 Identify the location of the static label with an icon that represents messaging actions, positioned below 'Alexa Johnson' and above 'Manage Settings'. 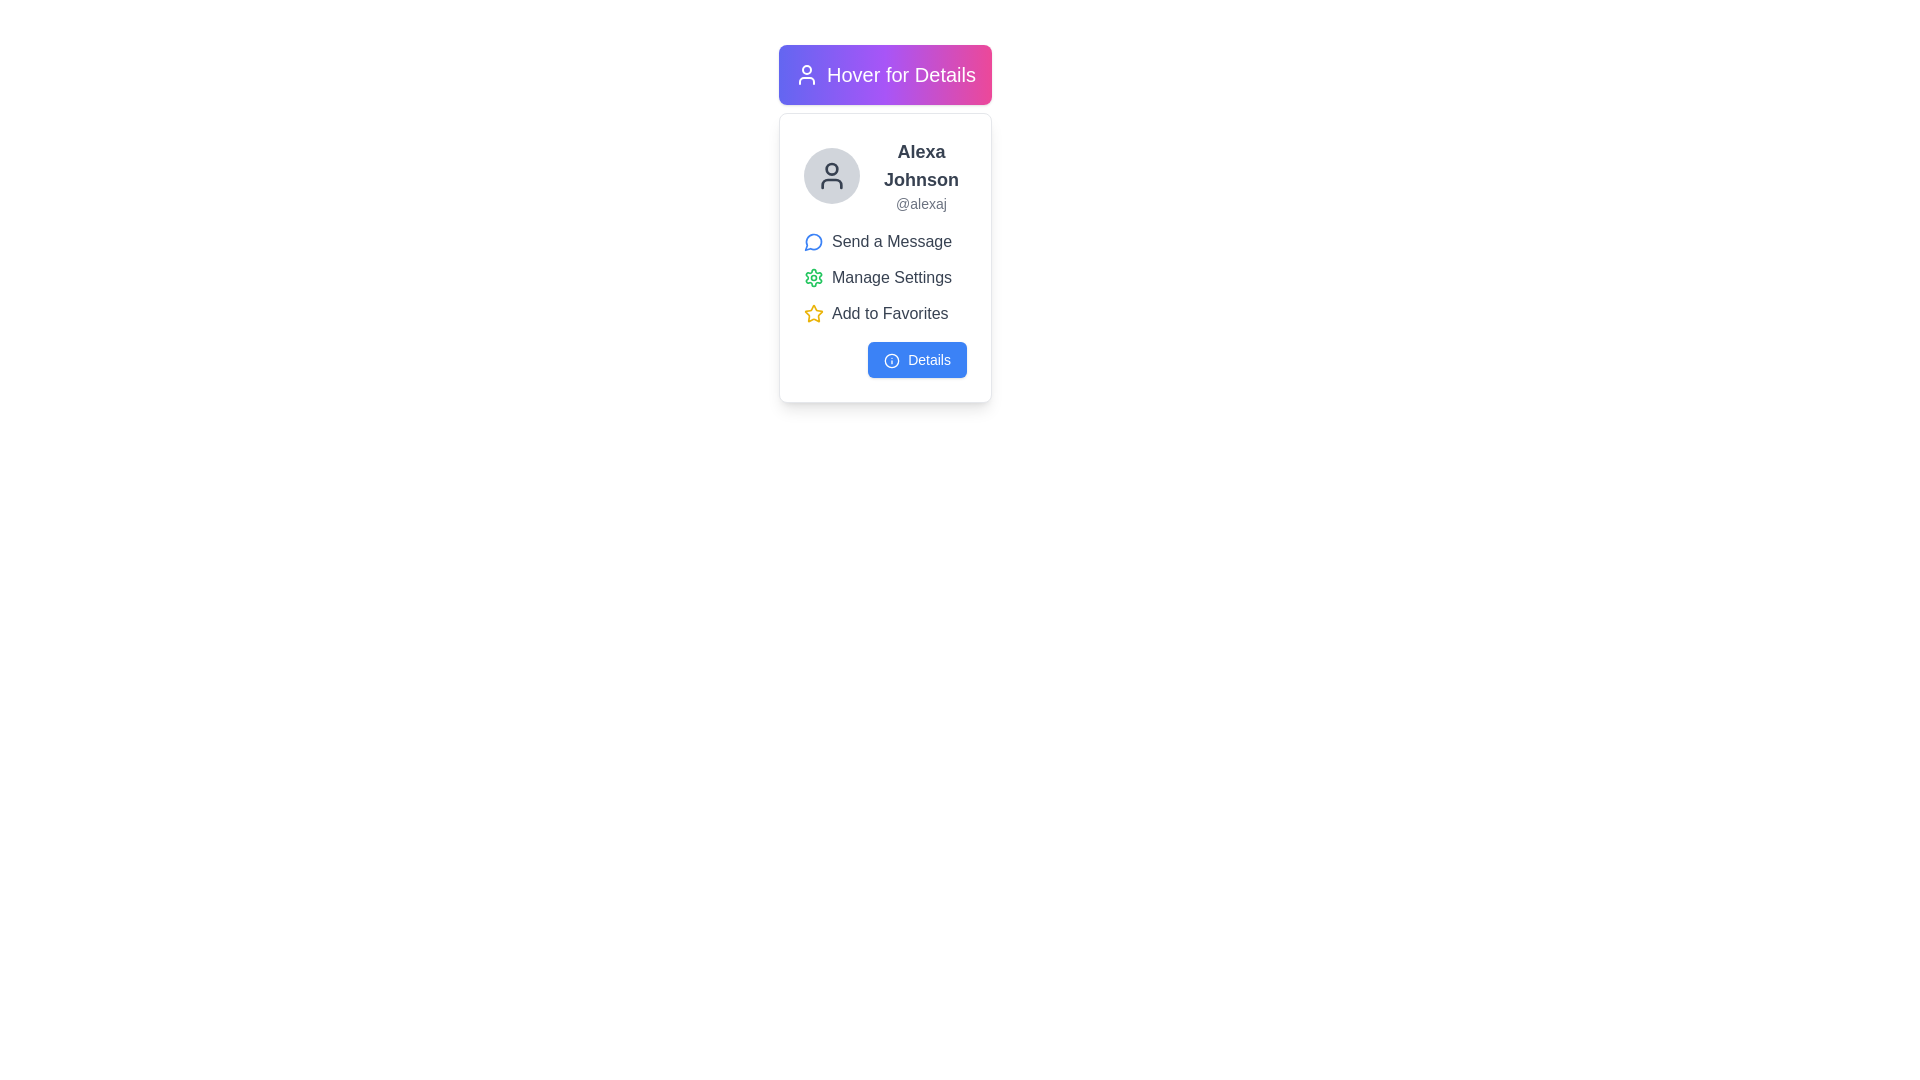
(884, 241).